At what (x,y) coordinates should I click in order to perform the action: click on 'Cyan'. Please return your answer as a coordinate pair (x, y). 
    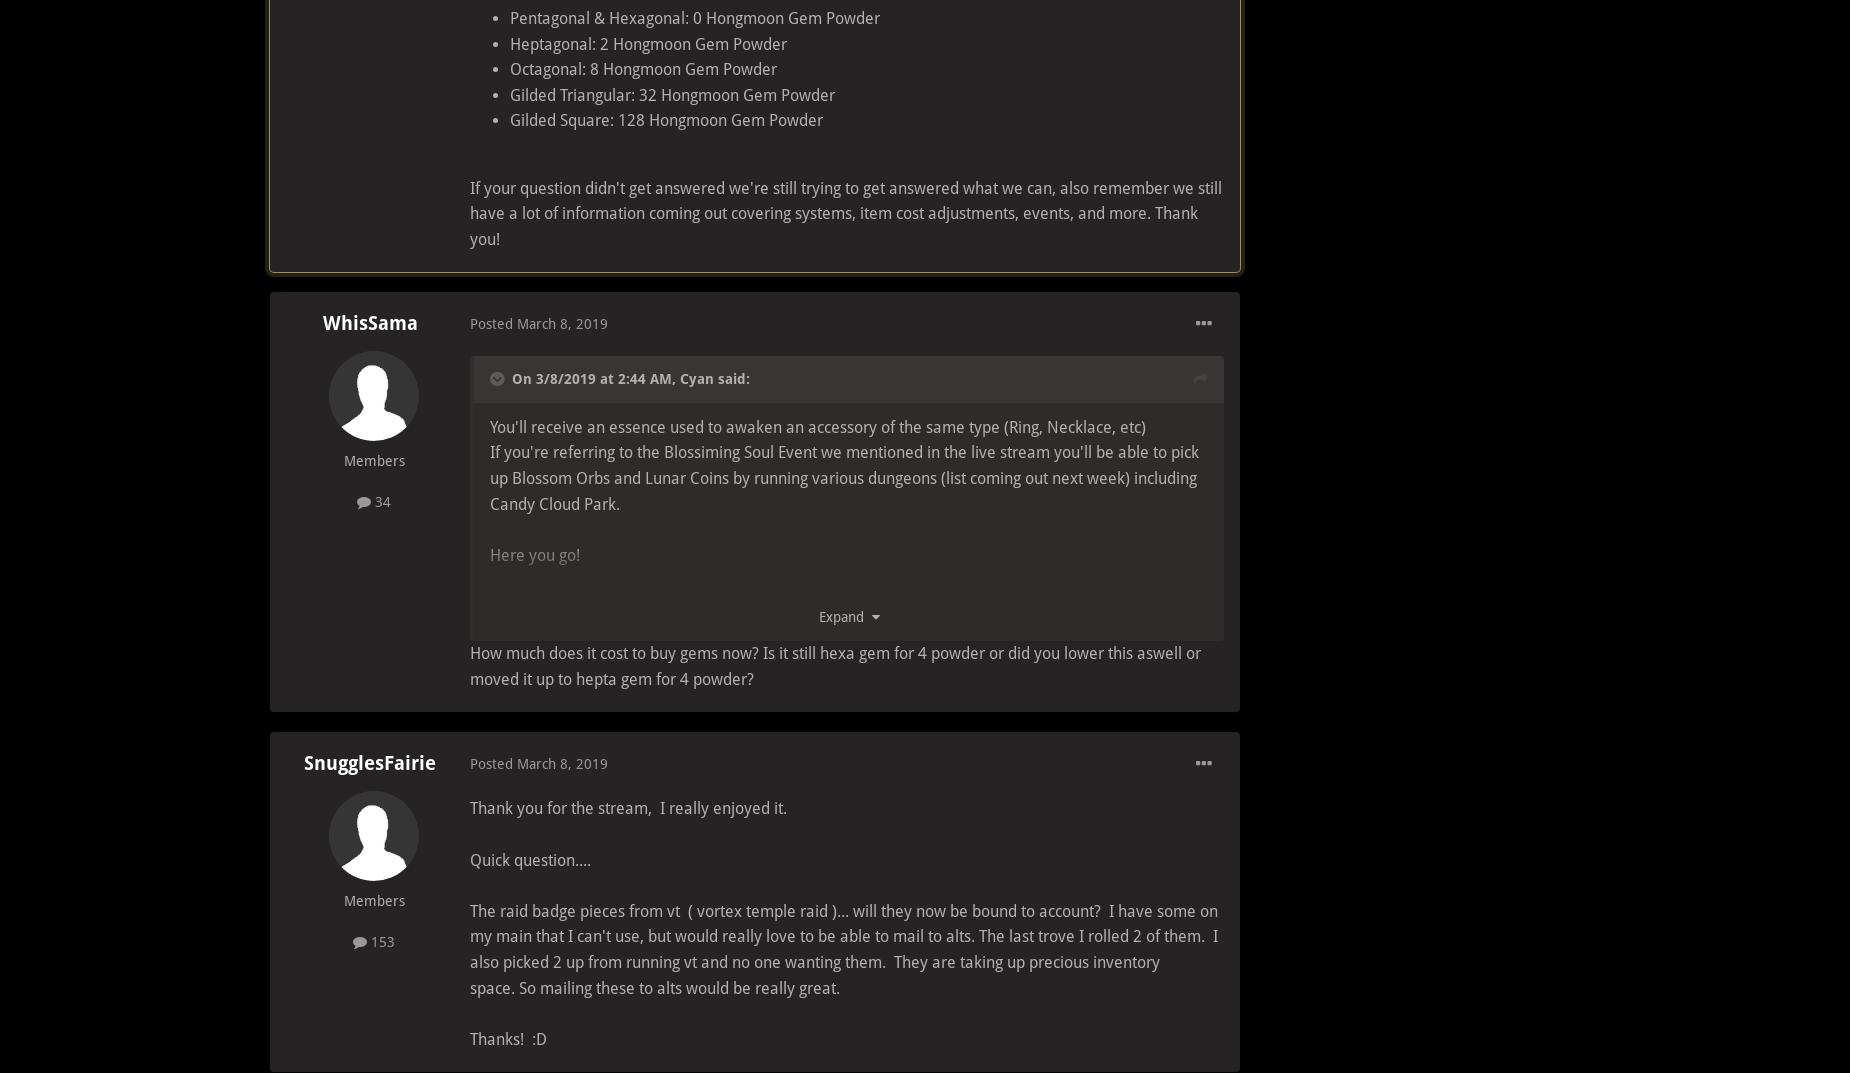
    Looking at the image, I should click on (697, 377).